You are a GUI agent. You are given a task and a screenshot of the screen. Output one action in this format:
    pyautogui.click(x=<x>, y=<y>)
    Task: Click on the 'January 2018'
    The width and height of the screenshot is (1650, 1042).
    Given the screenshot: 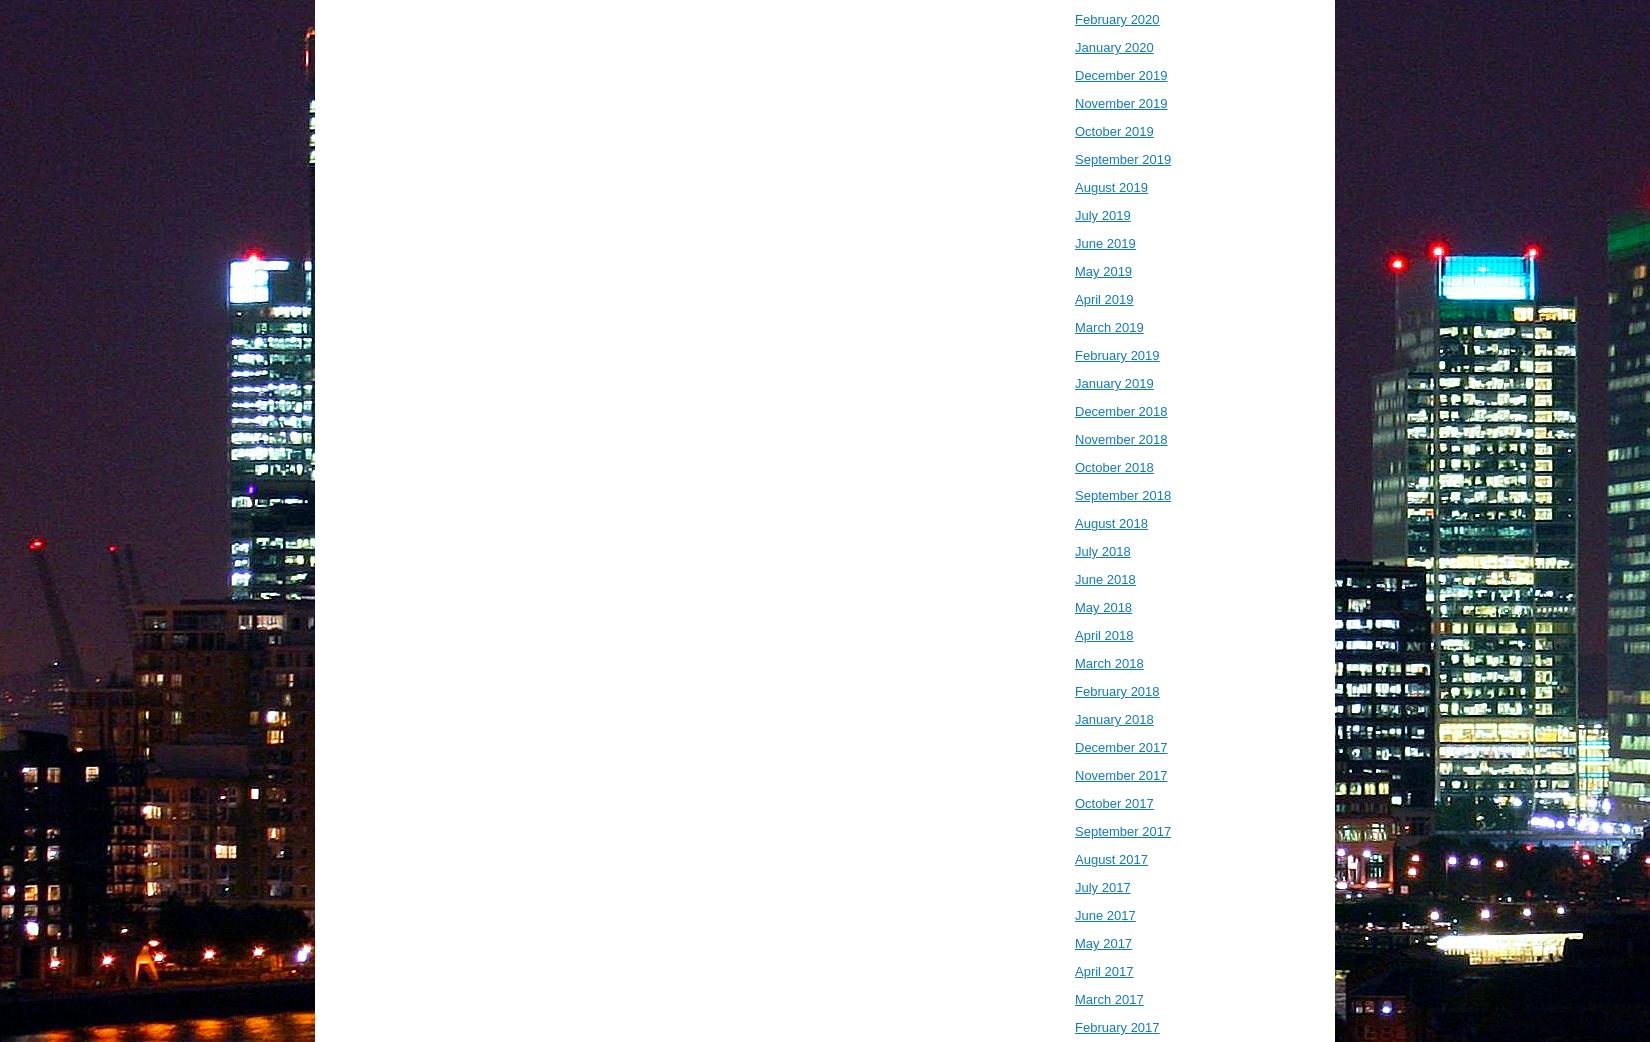 What is the action you would take?
    pyautogui.click(x=1114, y=718)
    